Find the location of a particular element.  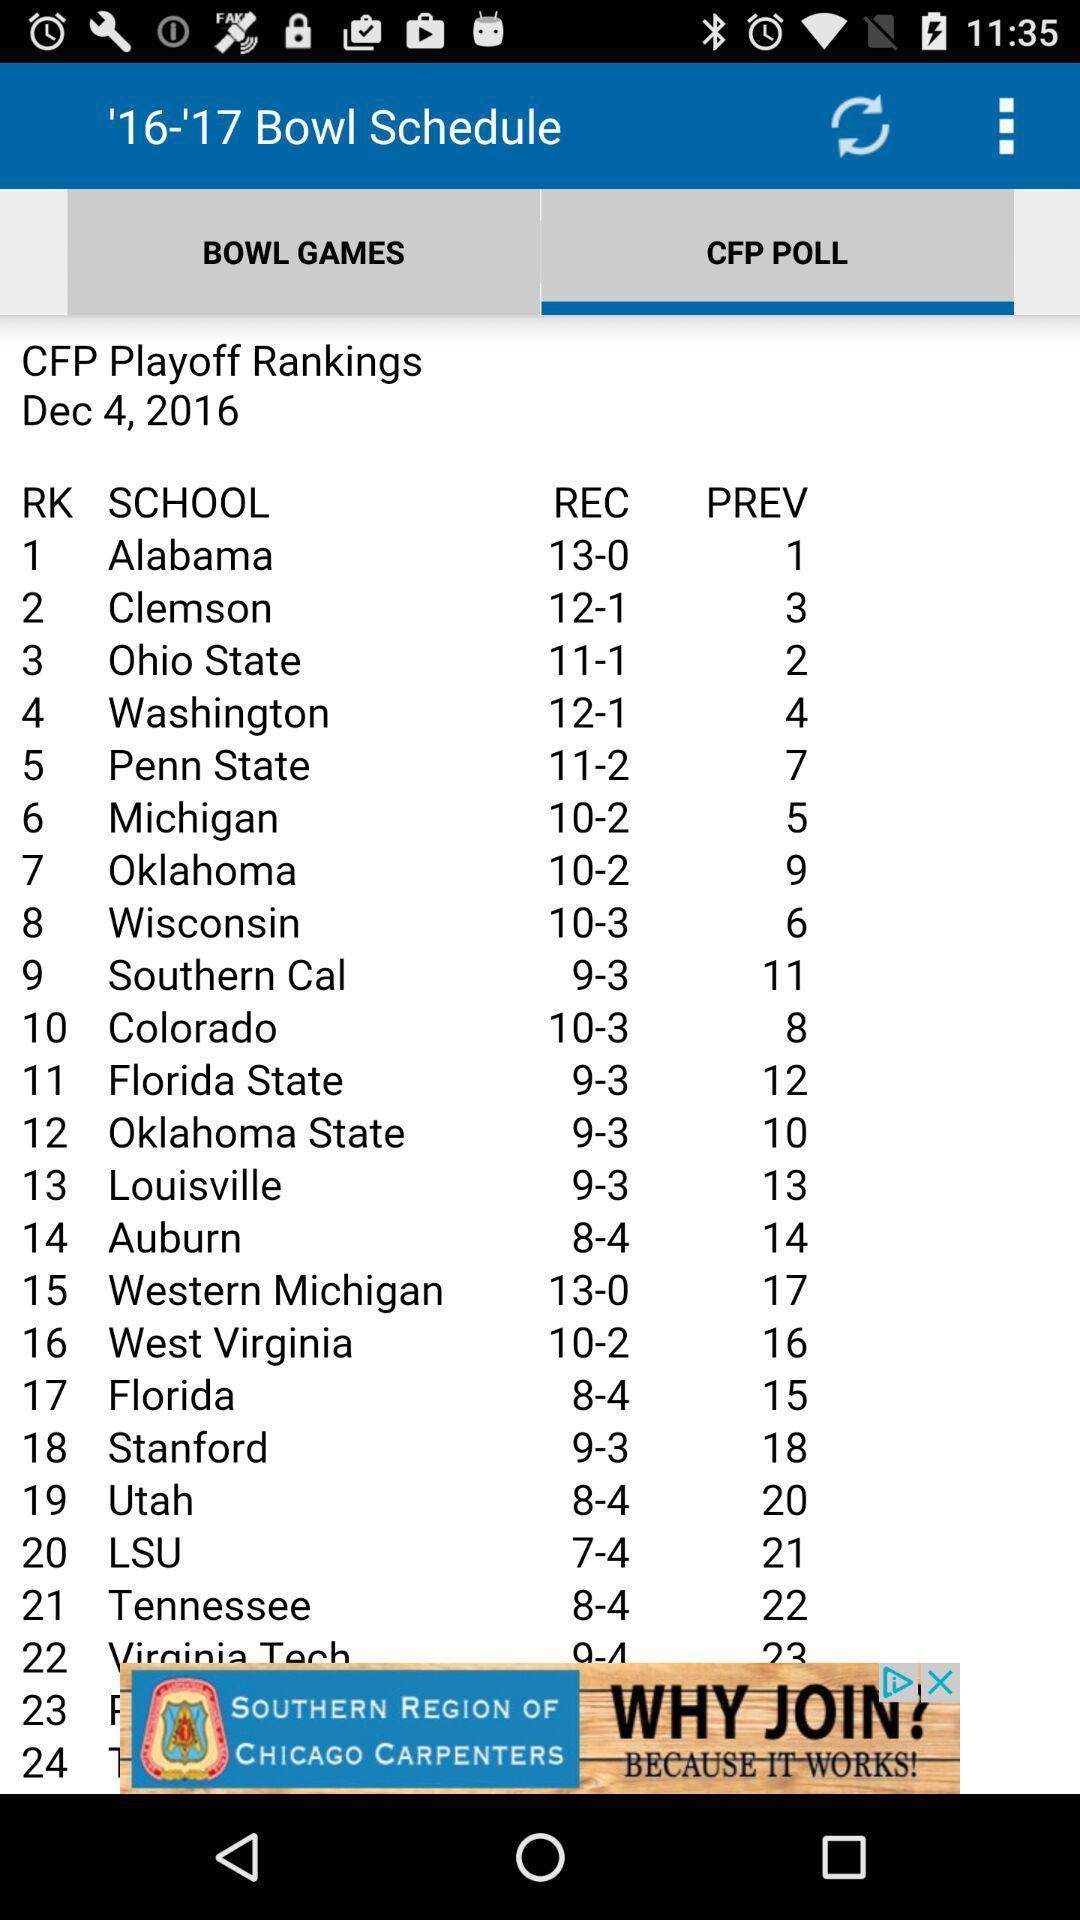

advertisement is located at coordinates (540, 1727).